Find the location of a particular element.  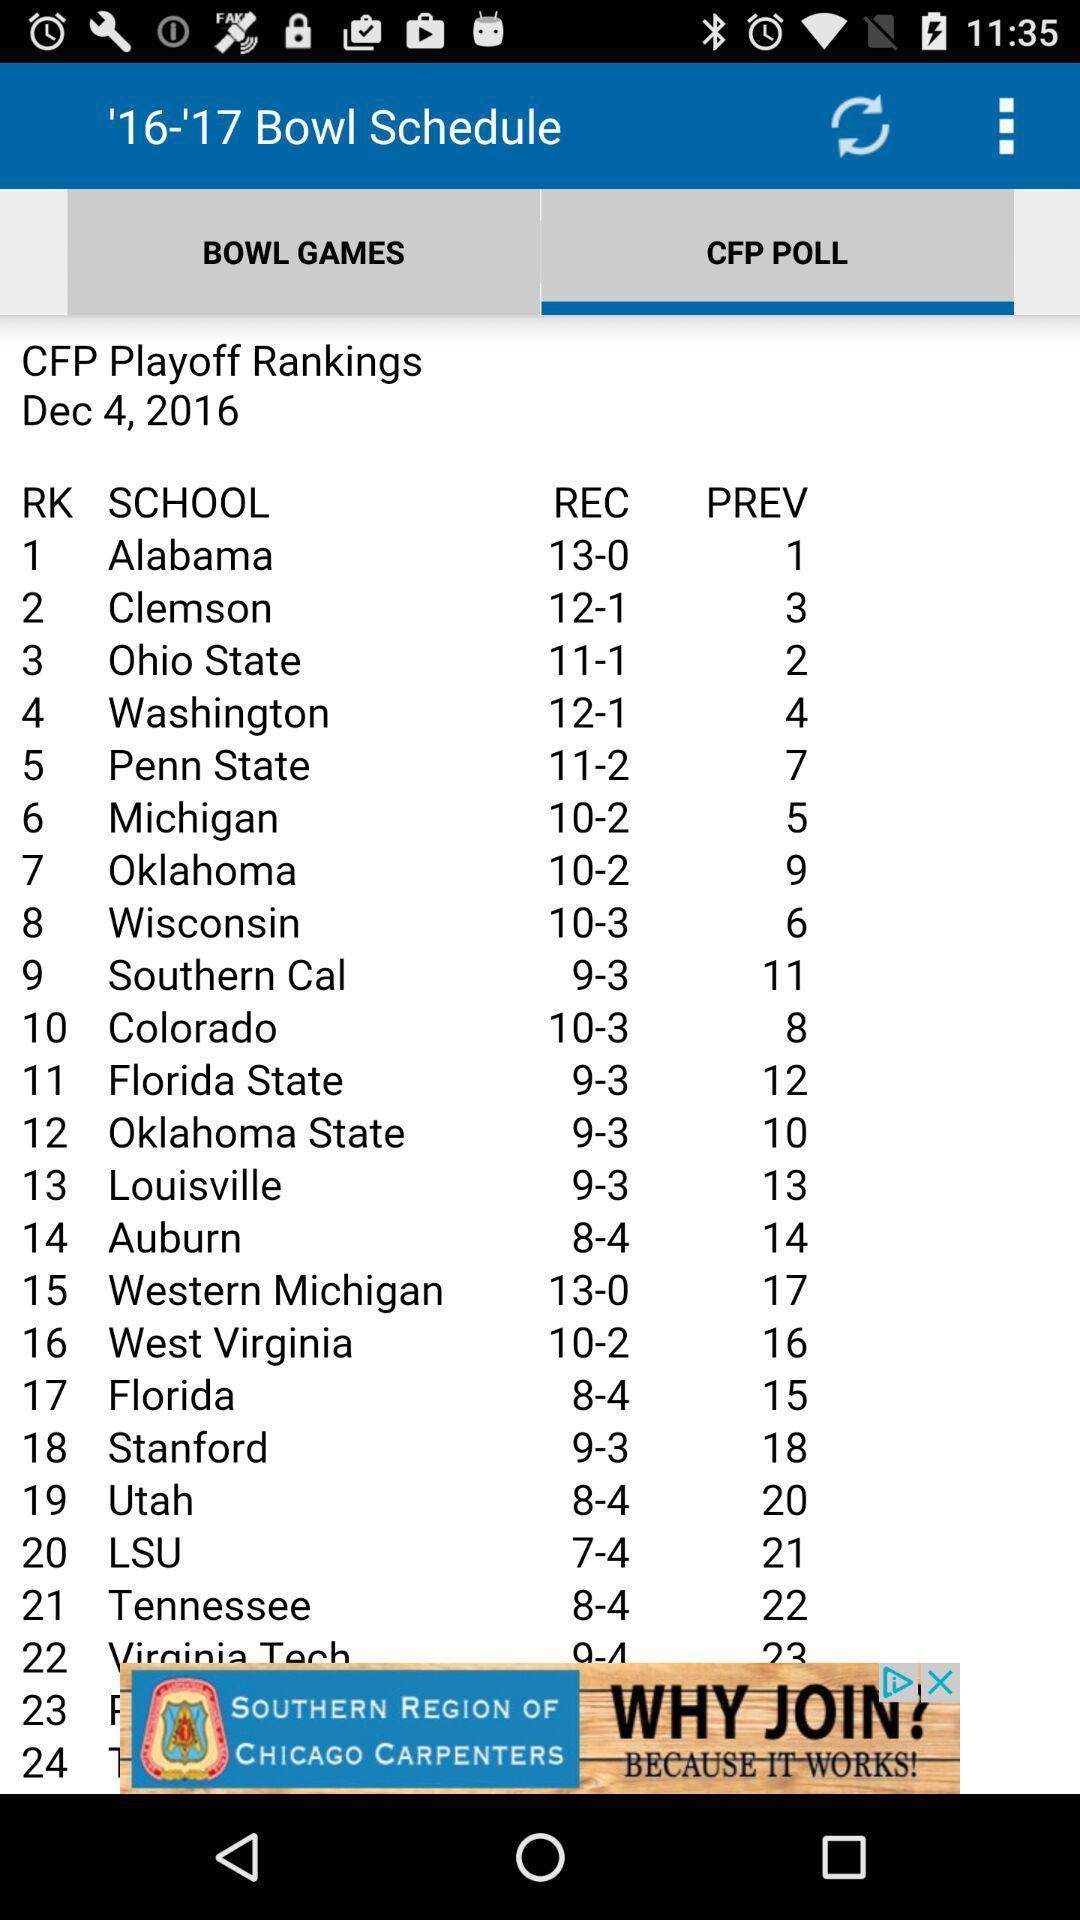

advertisement is located at coordinates (540, 1727).